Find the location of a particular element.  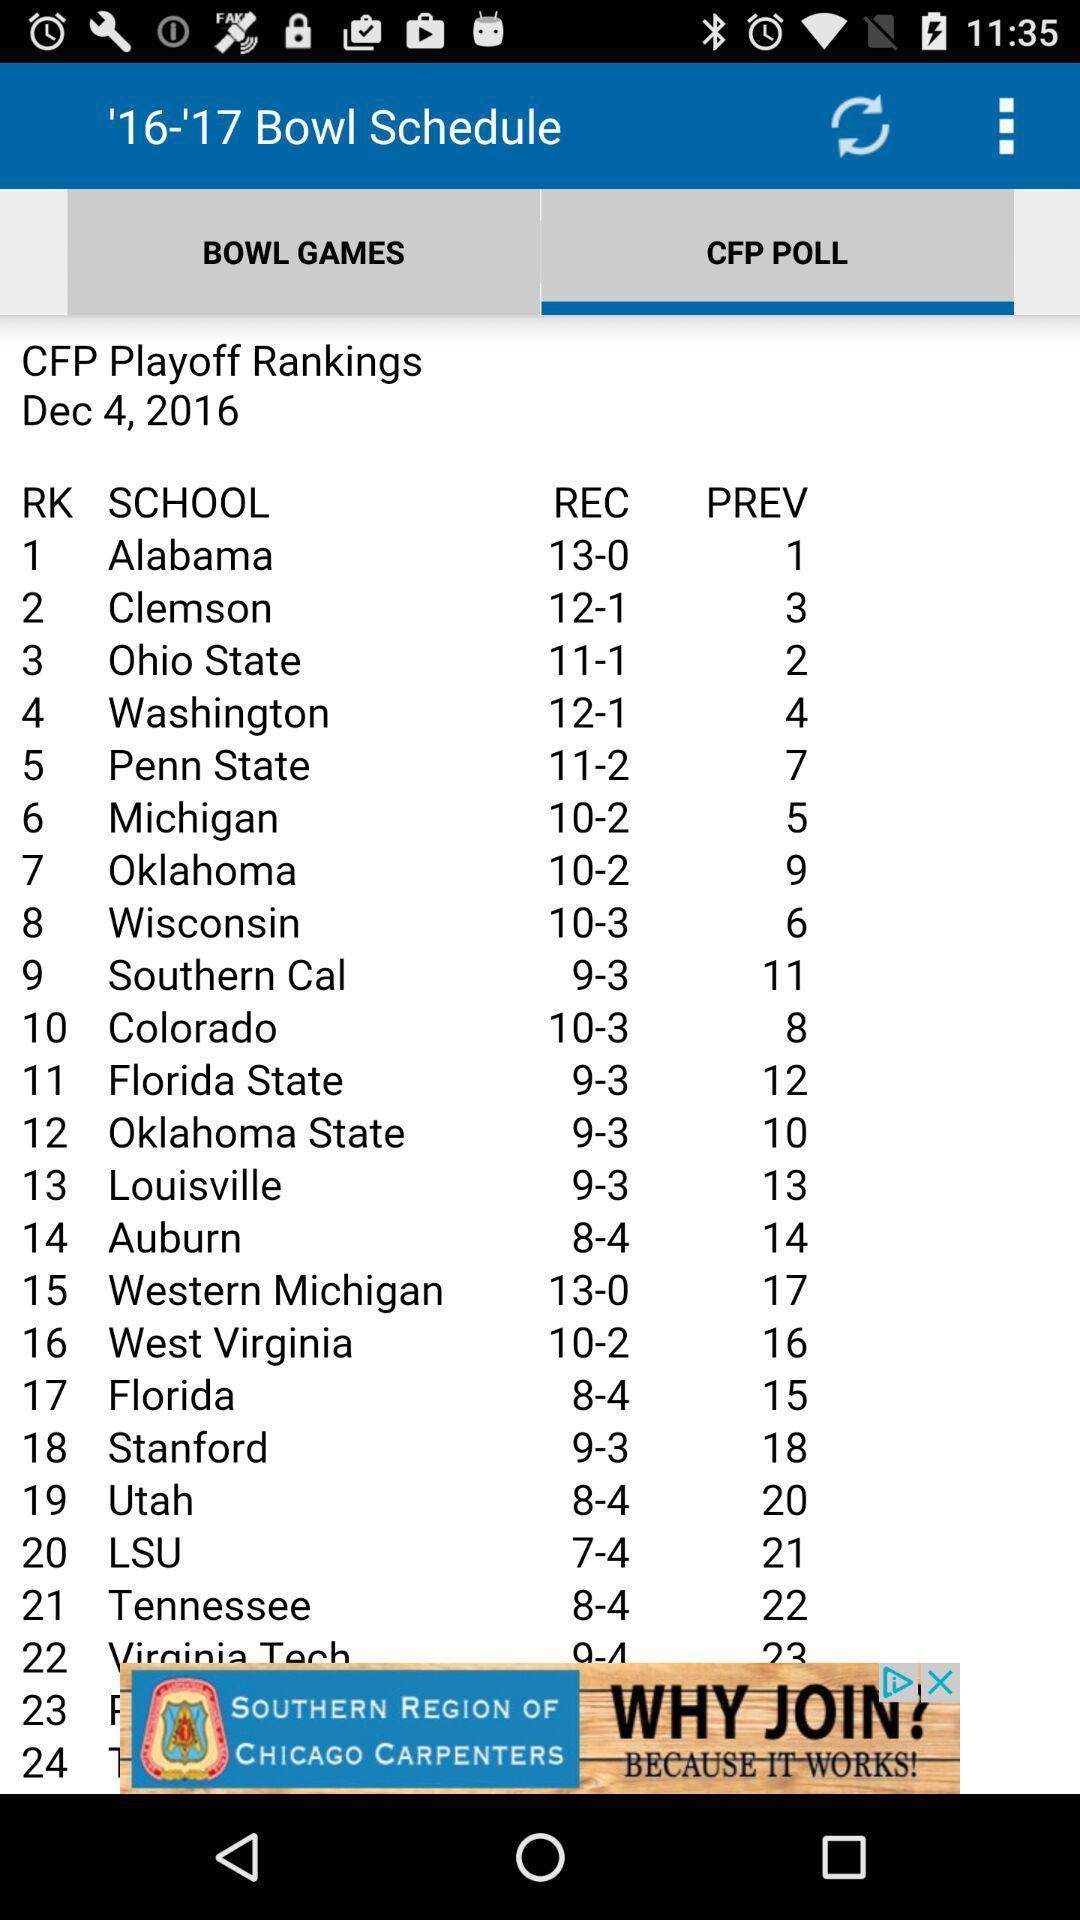

advertisement is located at coordinates (540, 1727).